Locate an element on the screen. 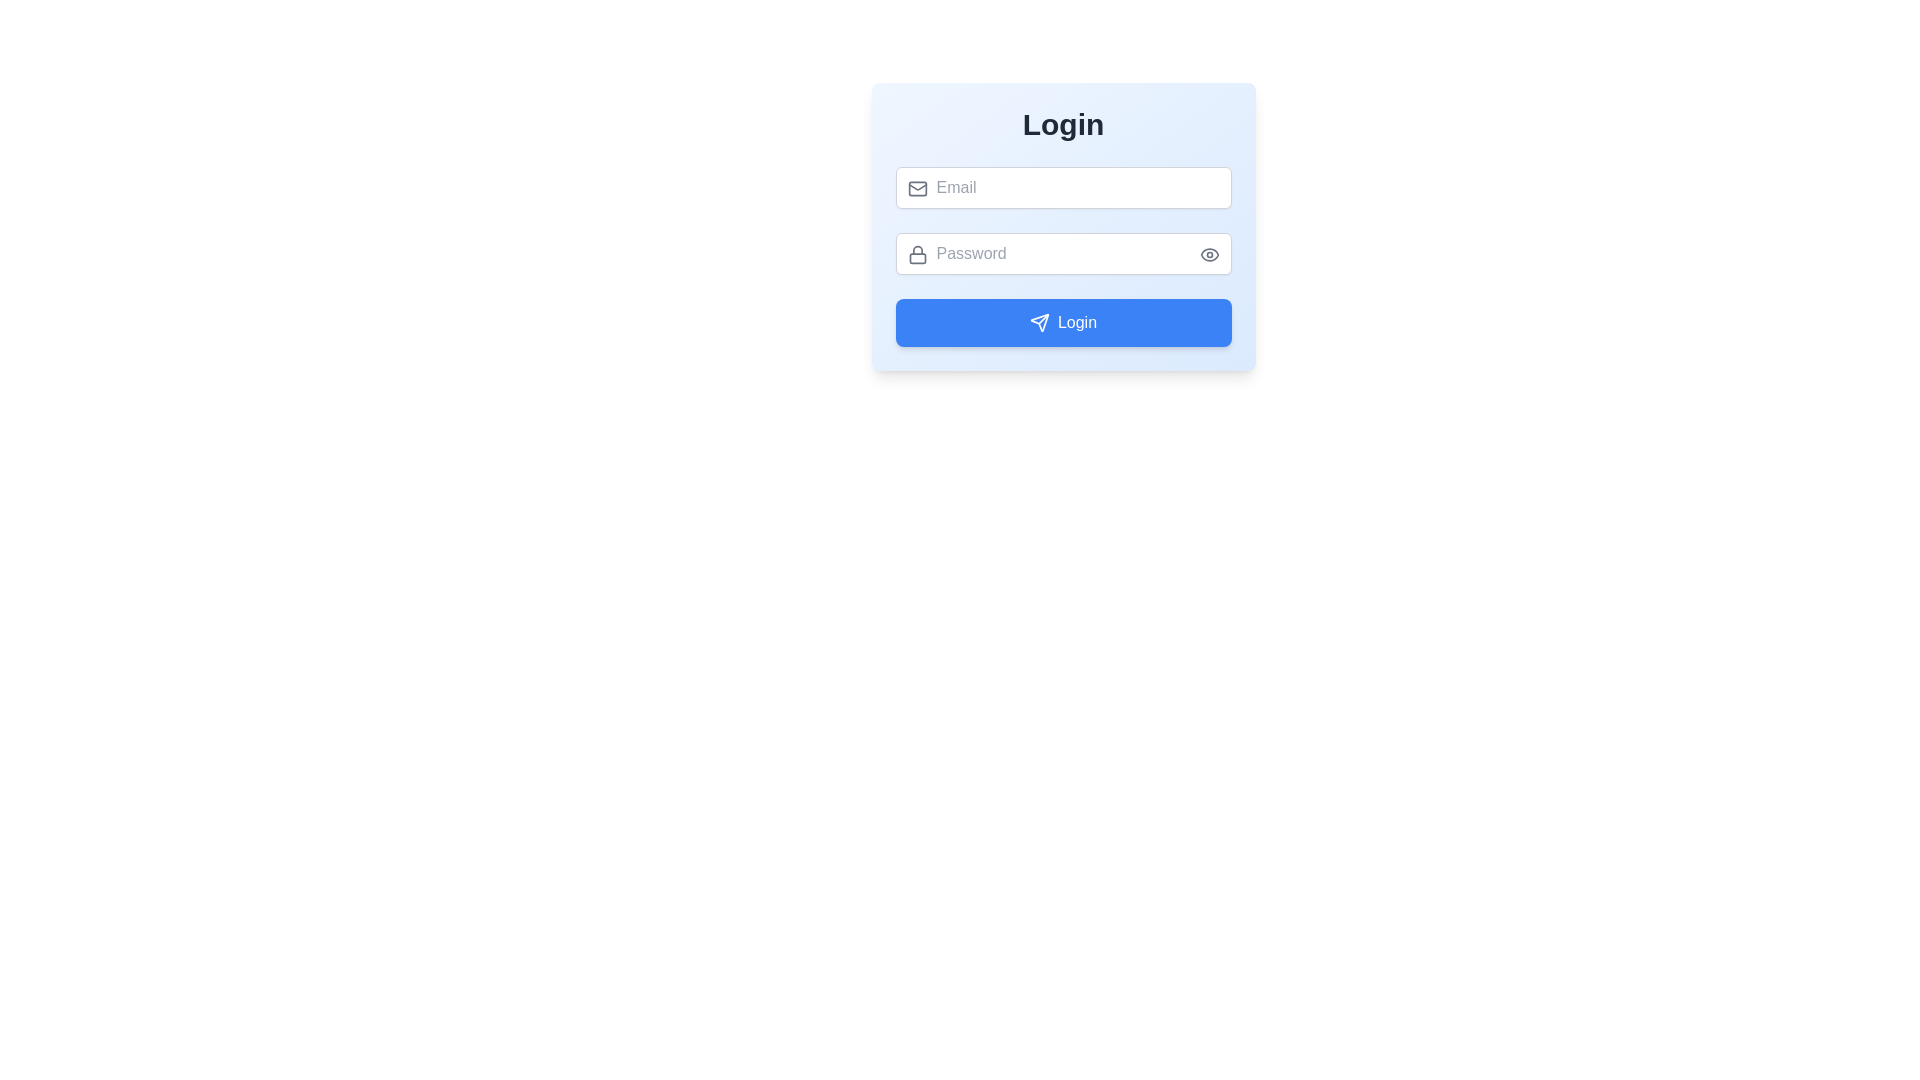 The image size is (1920, 1080). the email icon, which is a simplified envelope shape with a thin gray outline, located to the left of the 'Email' input field in the login form is located at coordinates (916, 189).